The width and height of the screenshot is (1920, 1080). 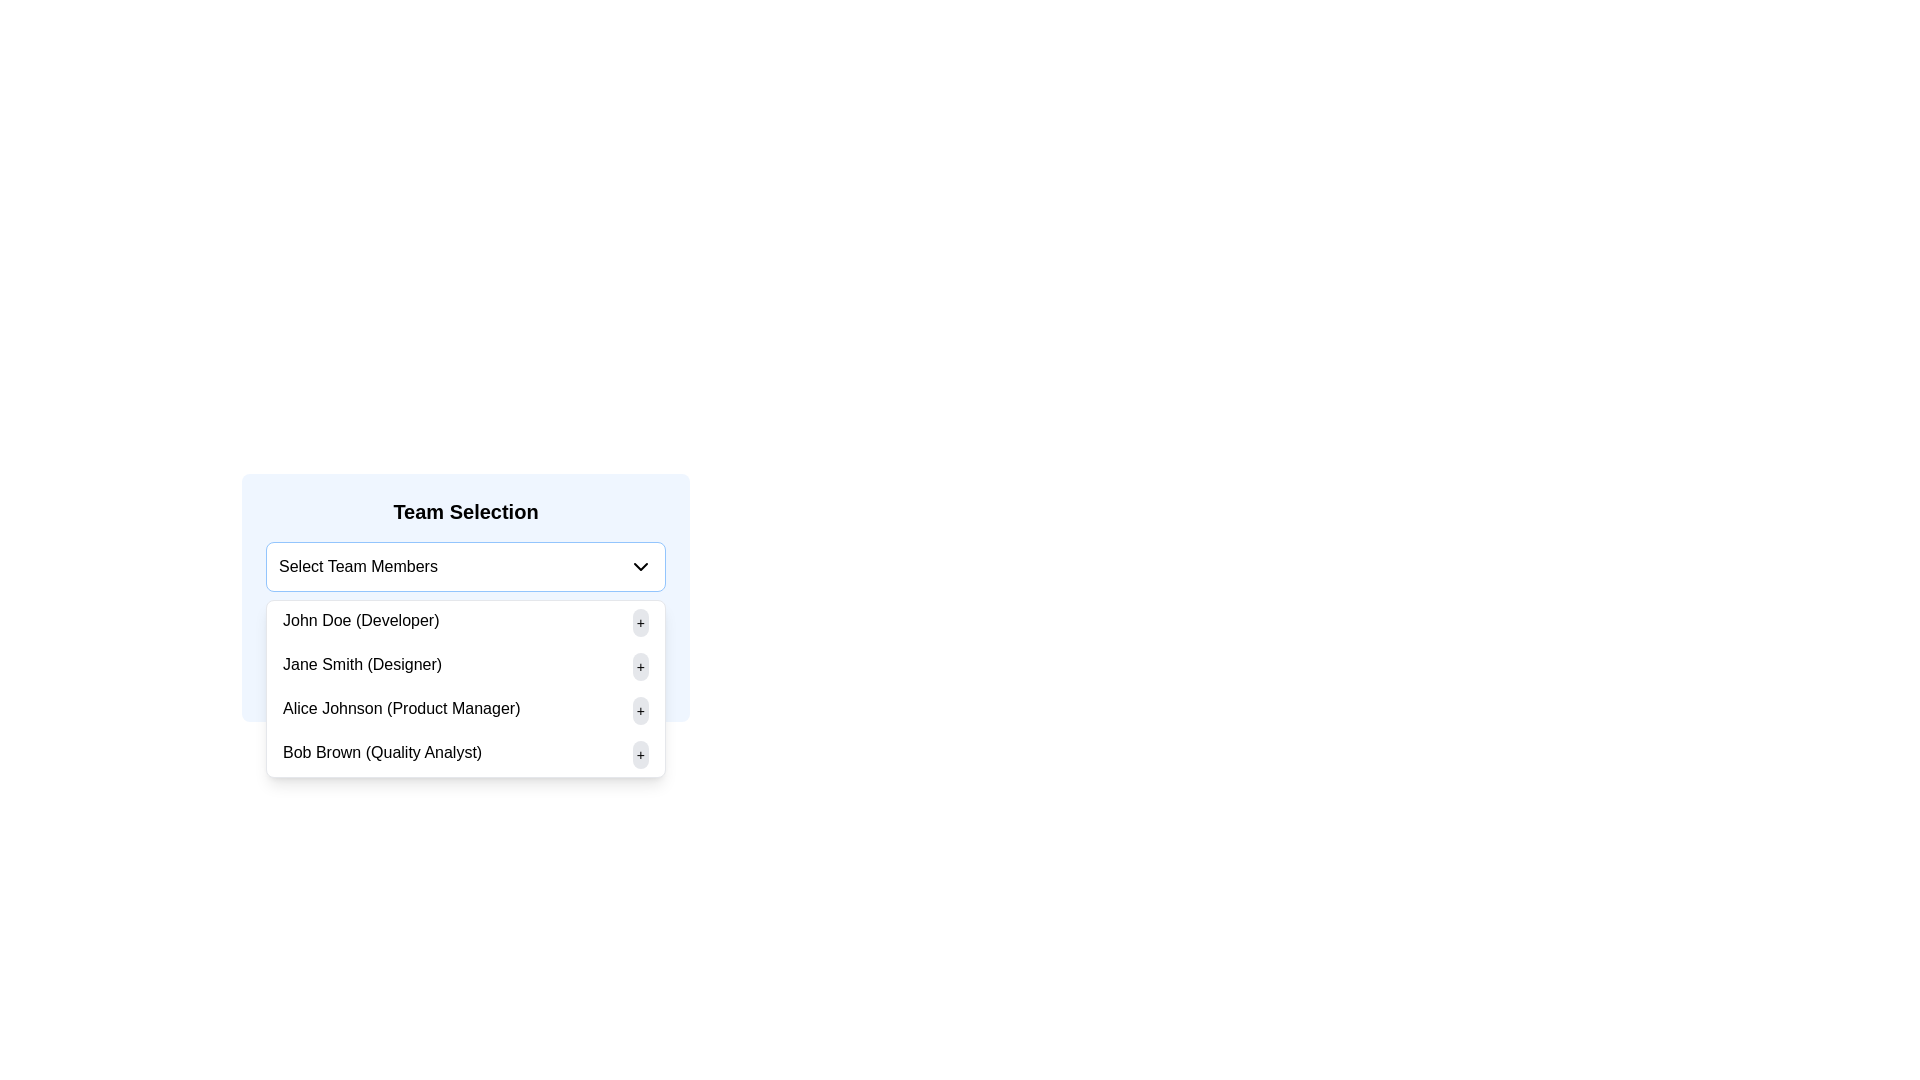 I want to click on the header text element labeled 'Team Selection', which is styled in bold and prominently placed at the top of the group, so click(x=464, y=511).